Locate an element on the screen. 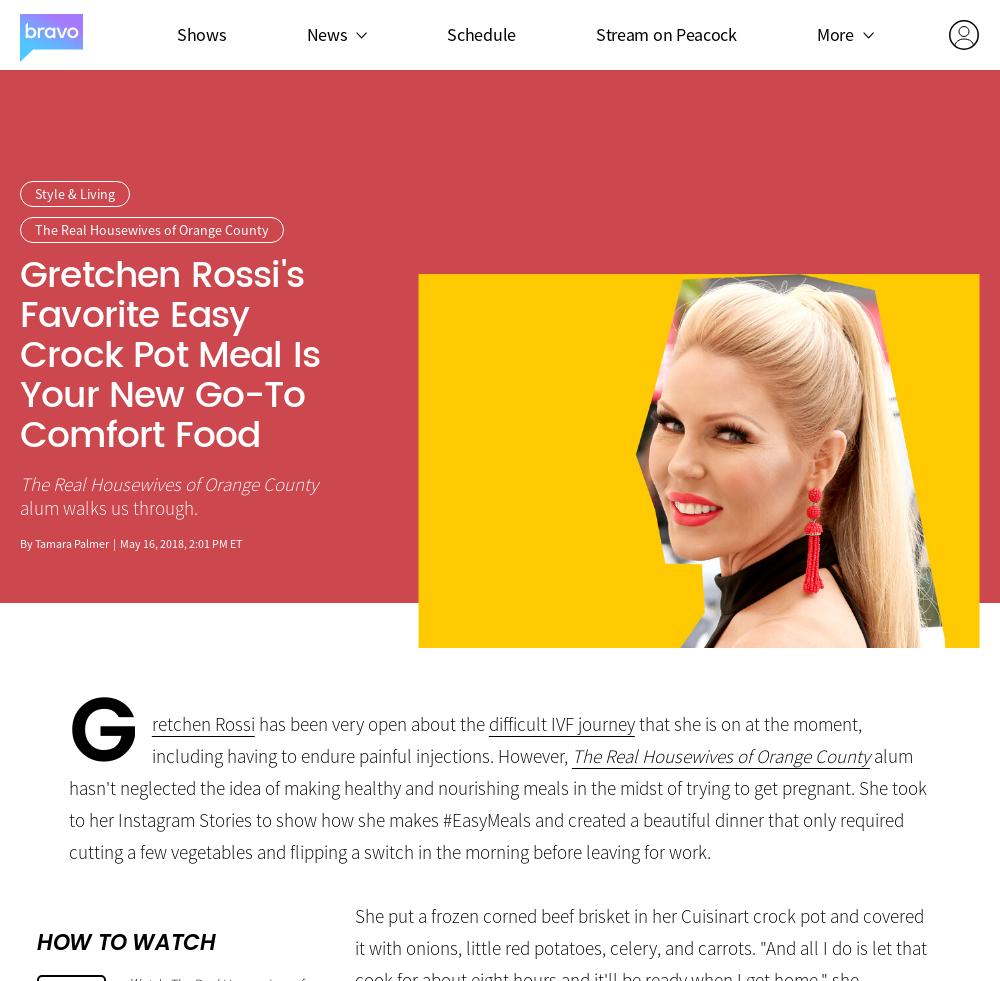 This screenshot has width=1000, height=981. 'Bravo Insider' is located at coordinates (804, 145).